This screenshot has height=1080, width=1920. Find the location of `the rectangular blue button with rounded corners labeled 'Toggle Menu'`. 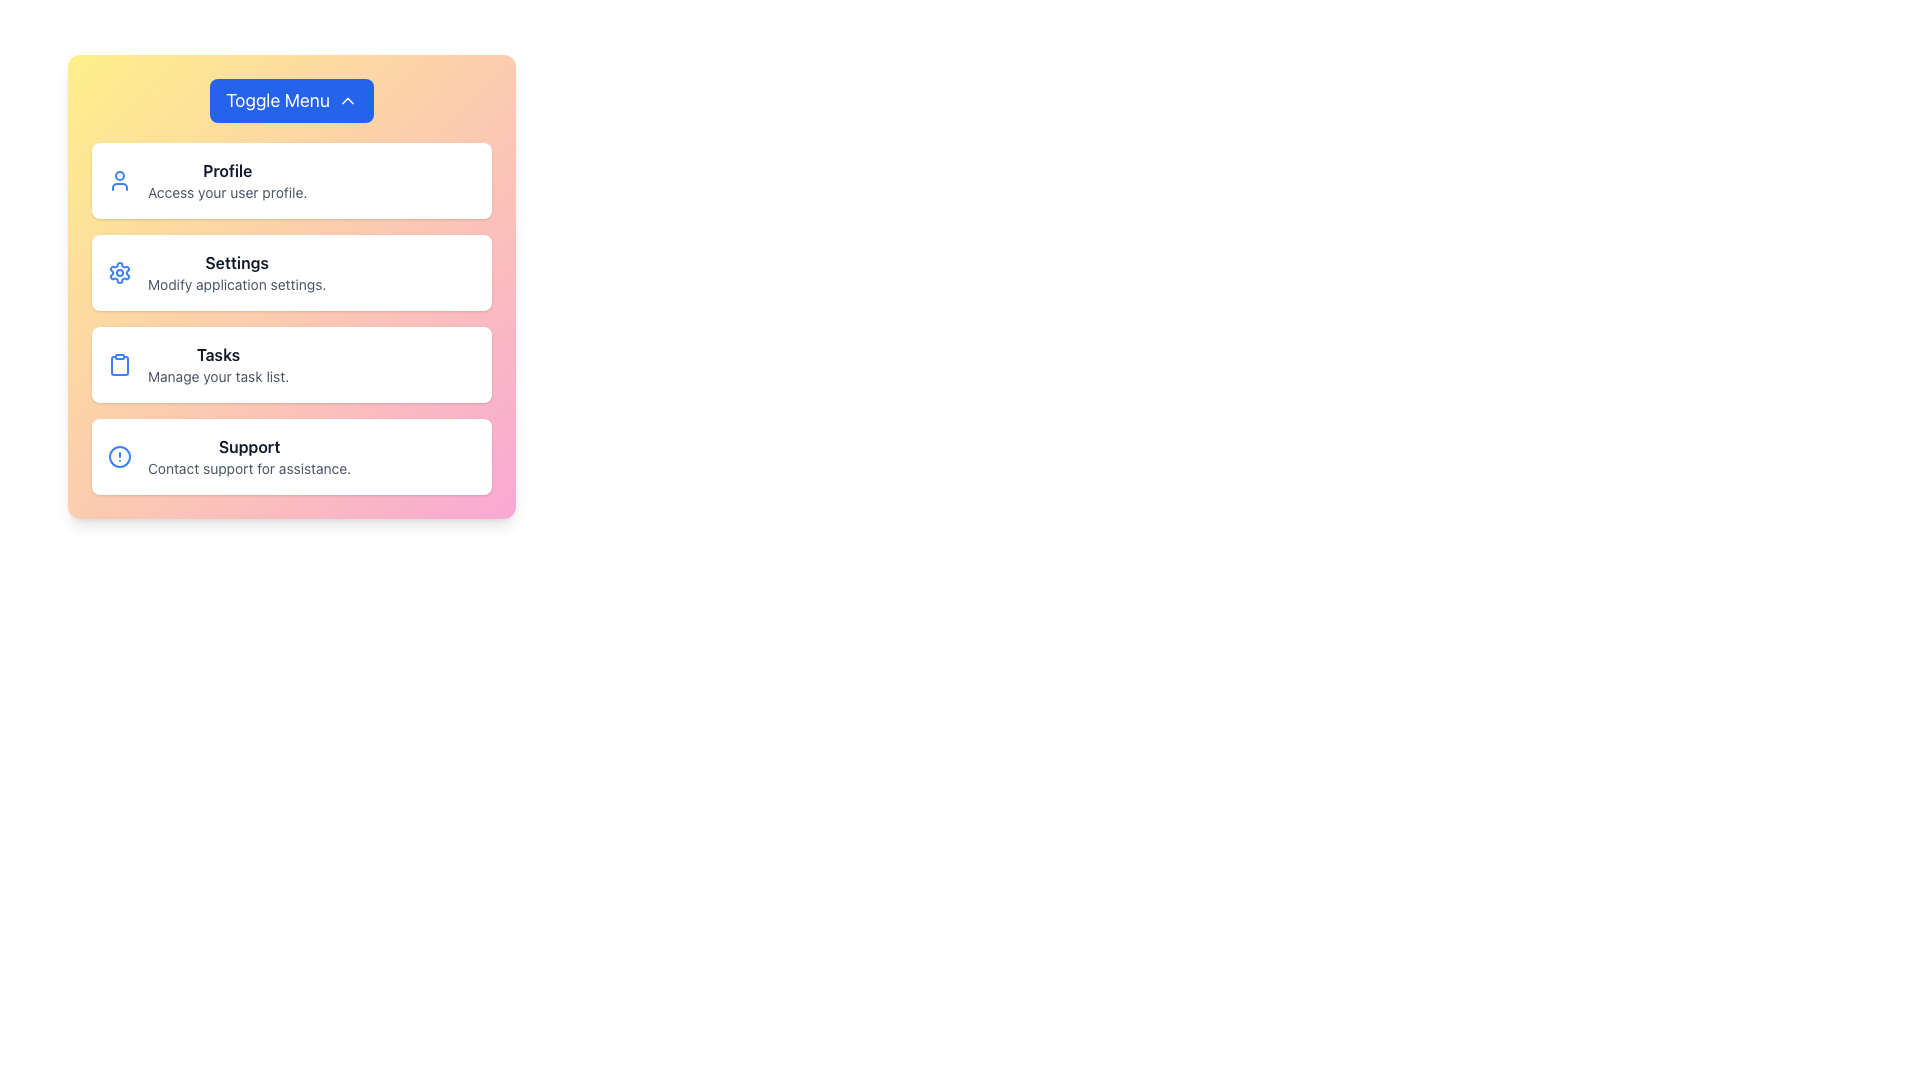

the rectangular blue button with rounded corners labeled 'Toggle Menu' is located at coordinates (291, 100).